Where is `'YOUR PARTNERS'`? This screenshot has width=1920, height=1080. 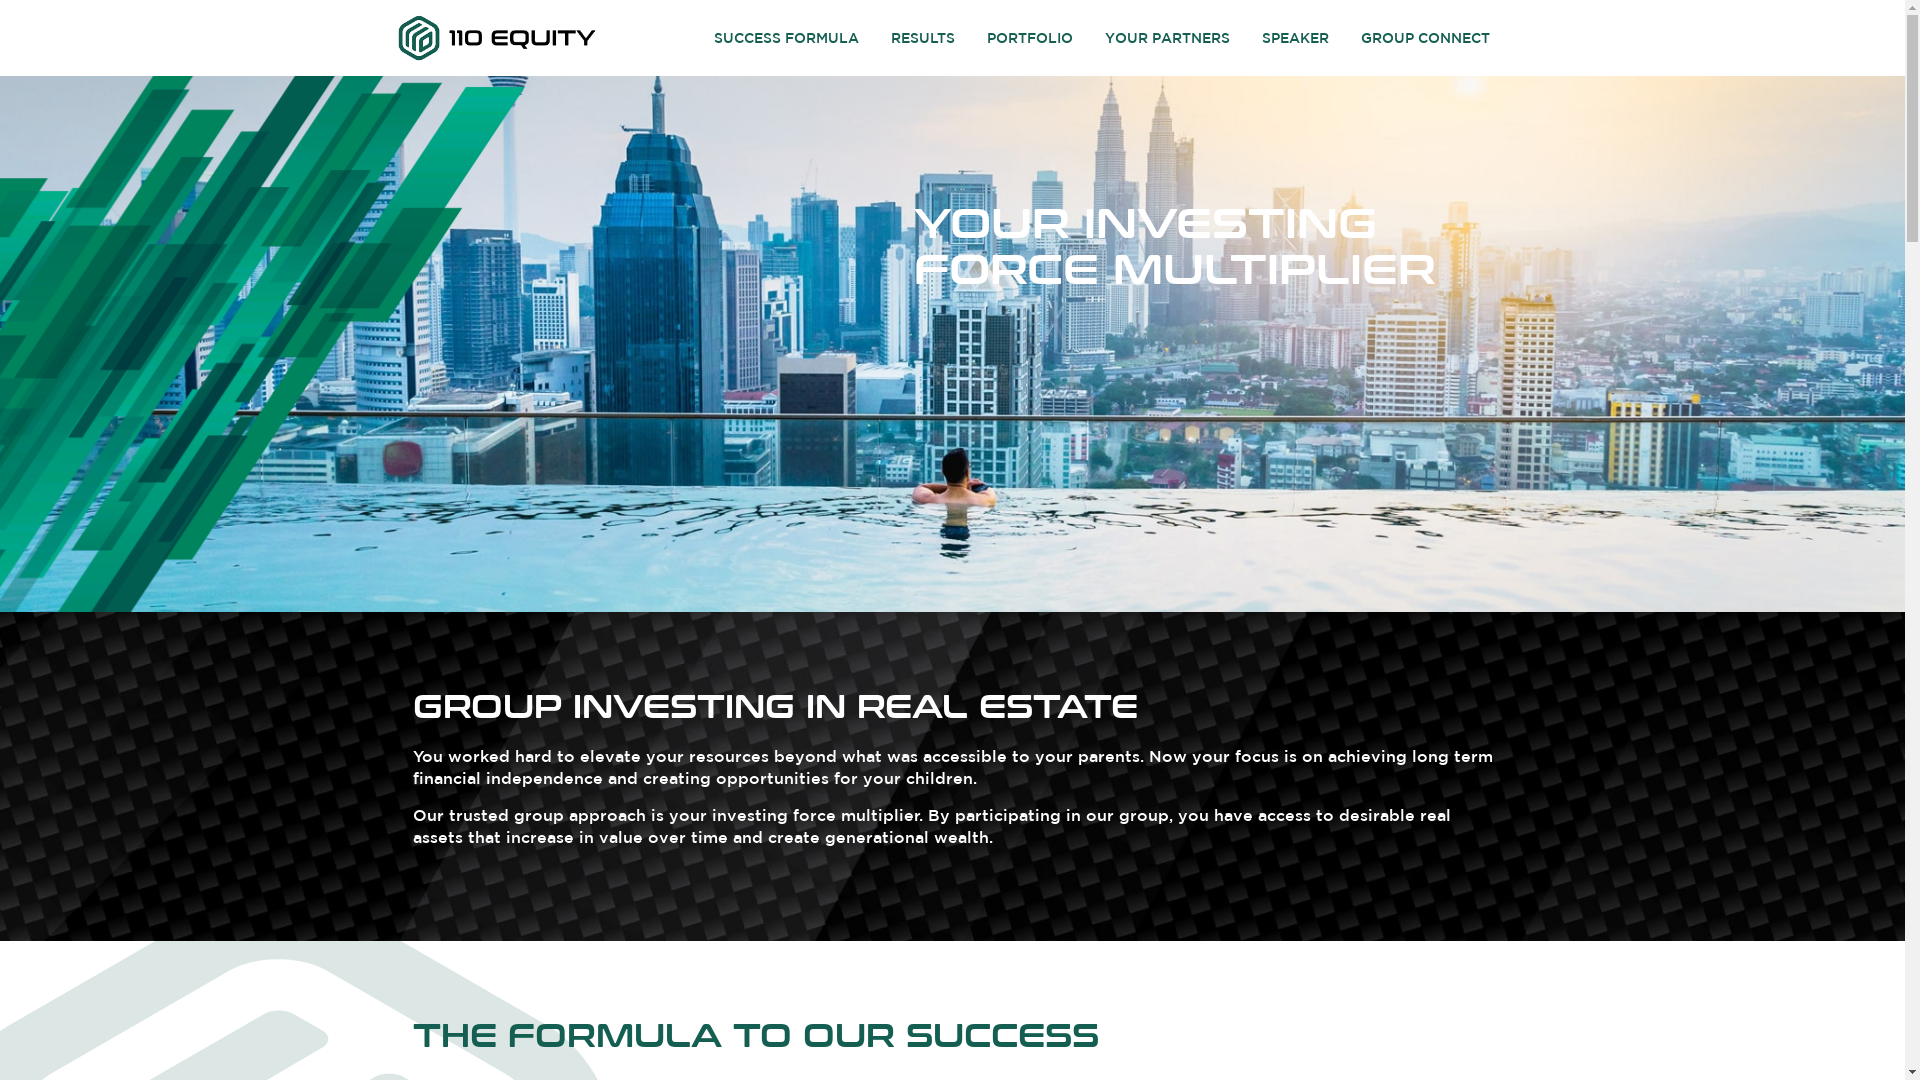 'YOUR PARTNERS' is located at coordinates (1167, 38).